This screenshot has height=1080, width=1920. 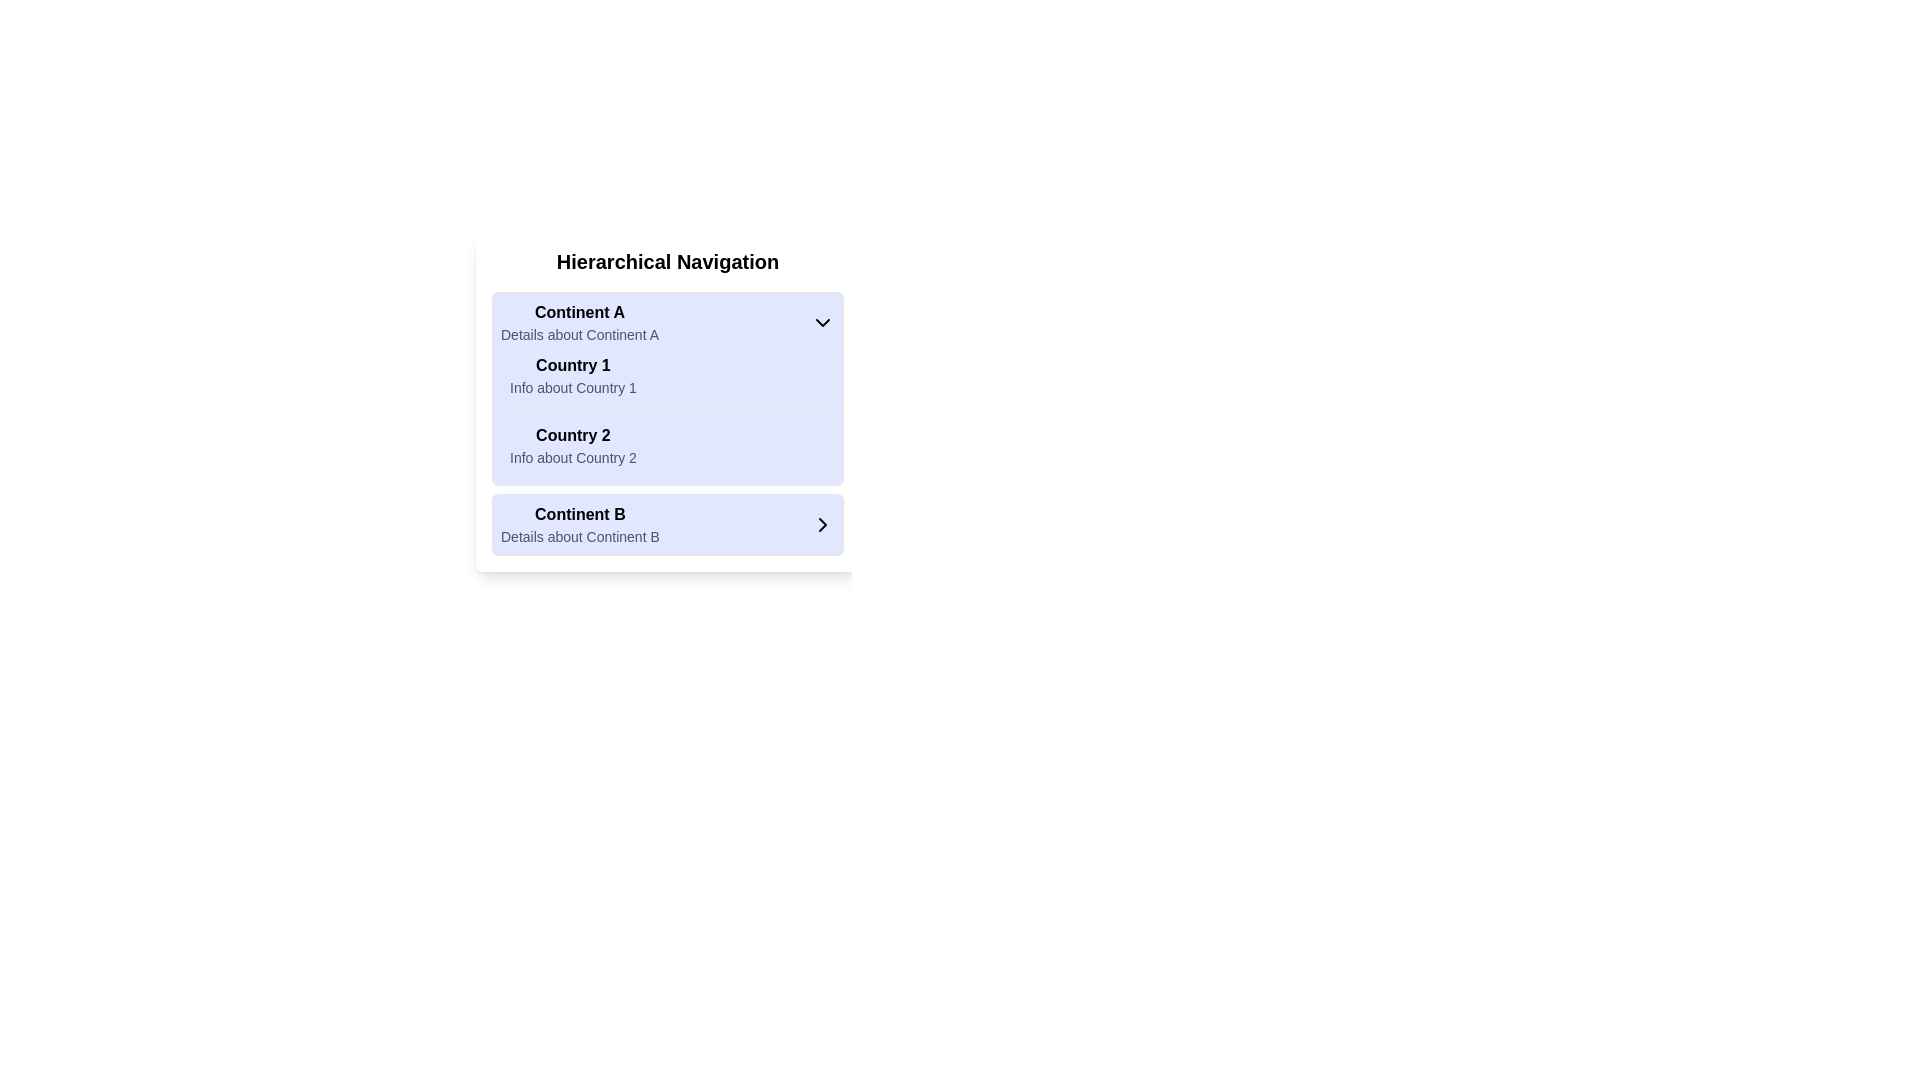 I want to click on the text label that reads 'Info about Country 2', which is positioned beneath 'Country 2' in a gray font, centrally aligned within the hierarchical navigation menu of 'Continent A', so click(x=572, y=458).